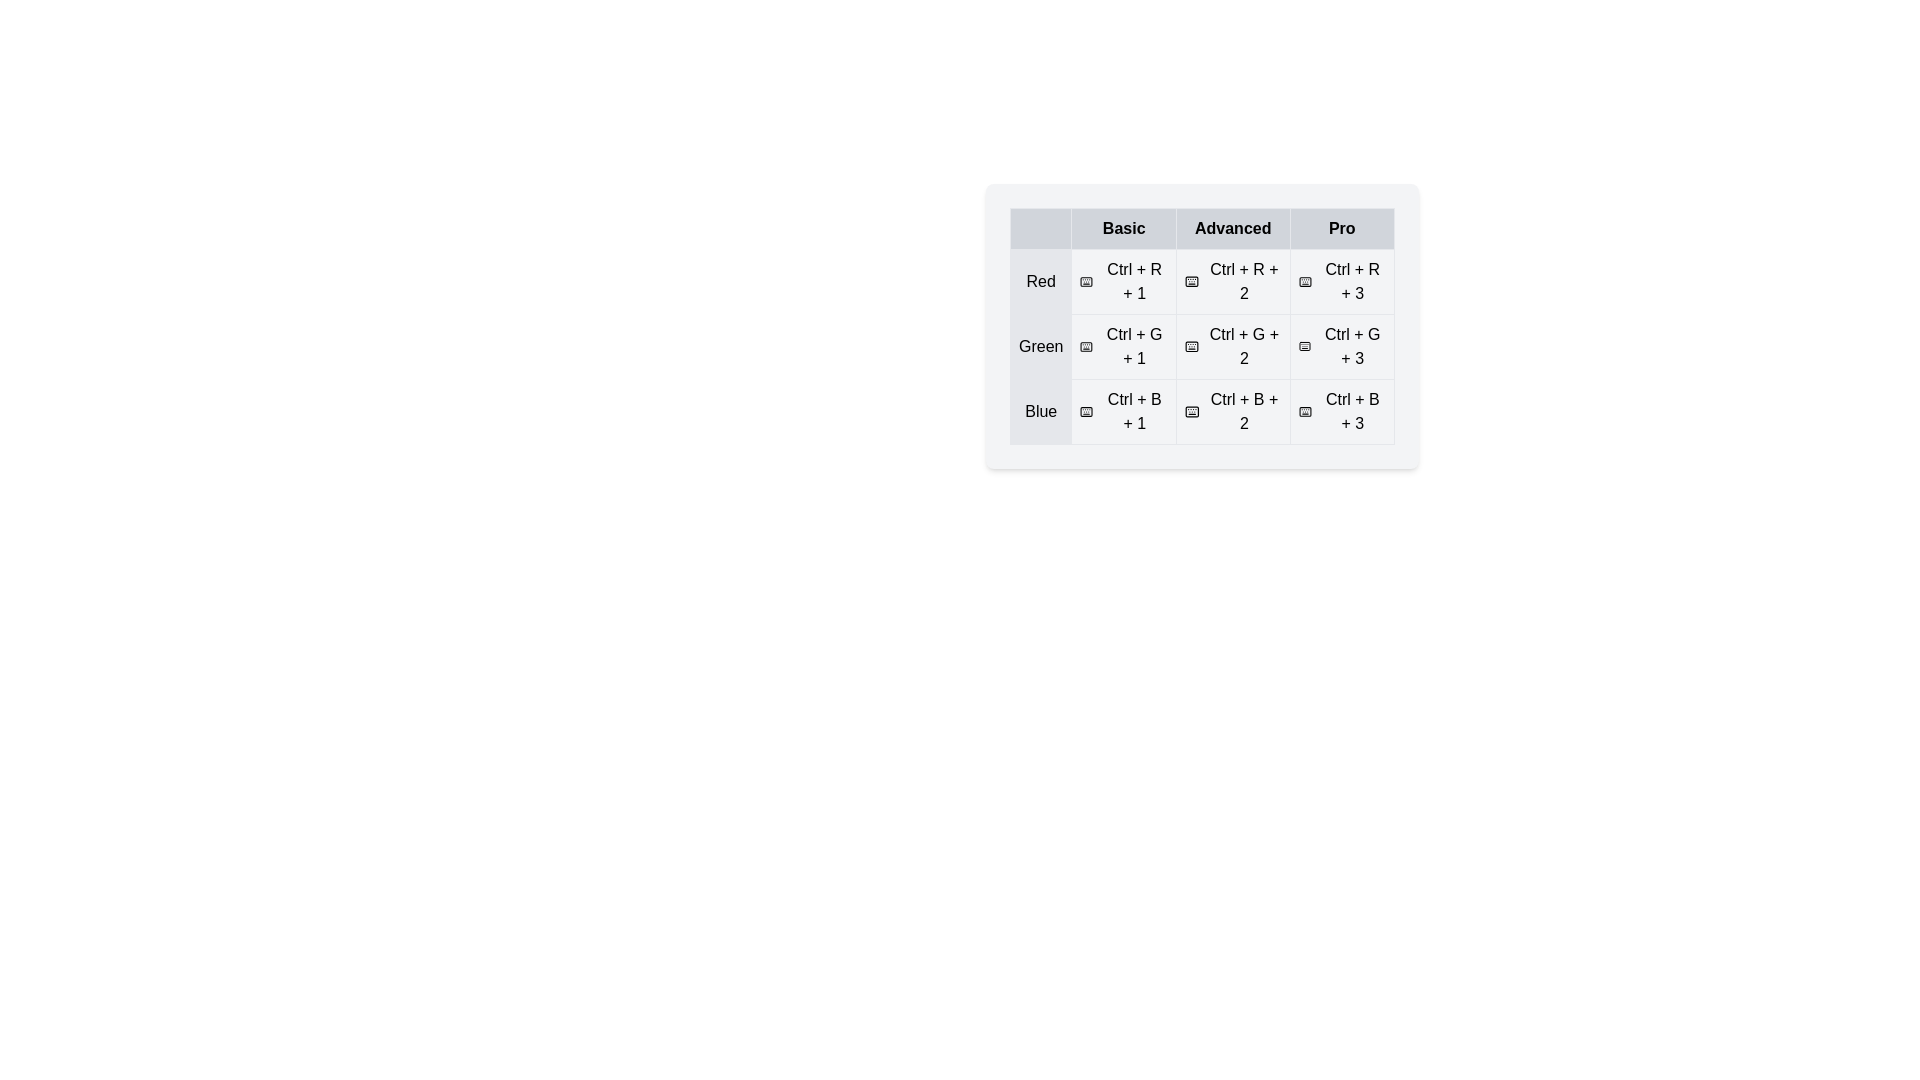  I want to click on the Label with the text 'Ctrl + B + 1' and keyboard icon, located in the third row and first column of the grid displaying keyboard shortcuts, so click(1124, 411).